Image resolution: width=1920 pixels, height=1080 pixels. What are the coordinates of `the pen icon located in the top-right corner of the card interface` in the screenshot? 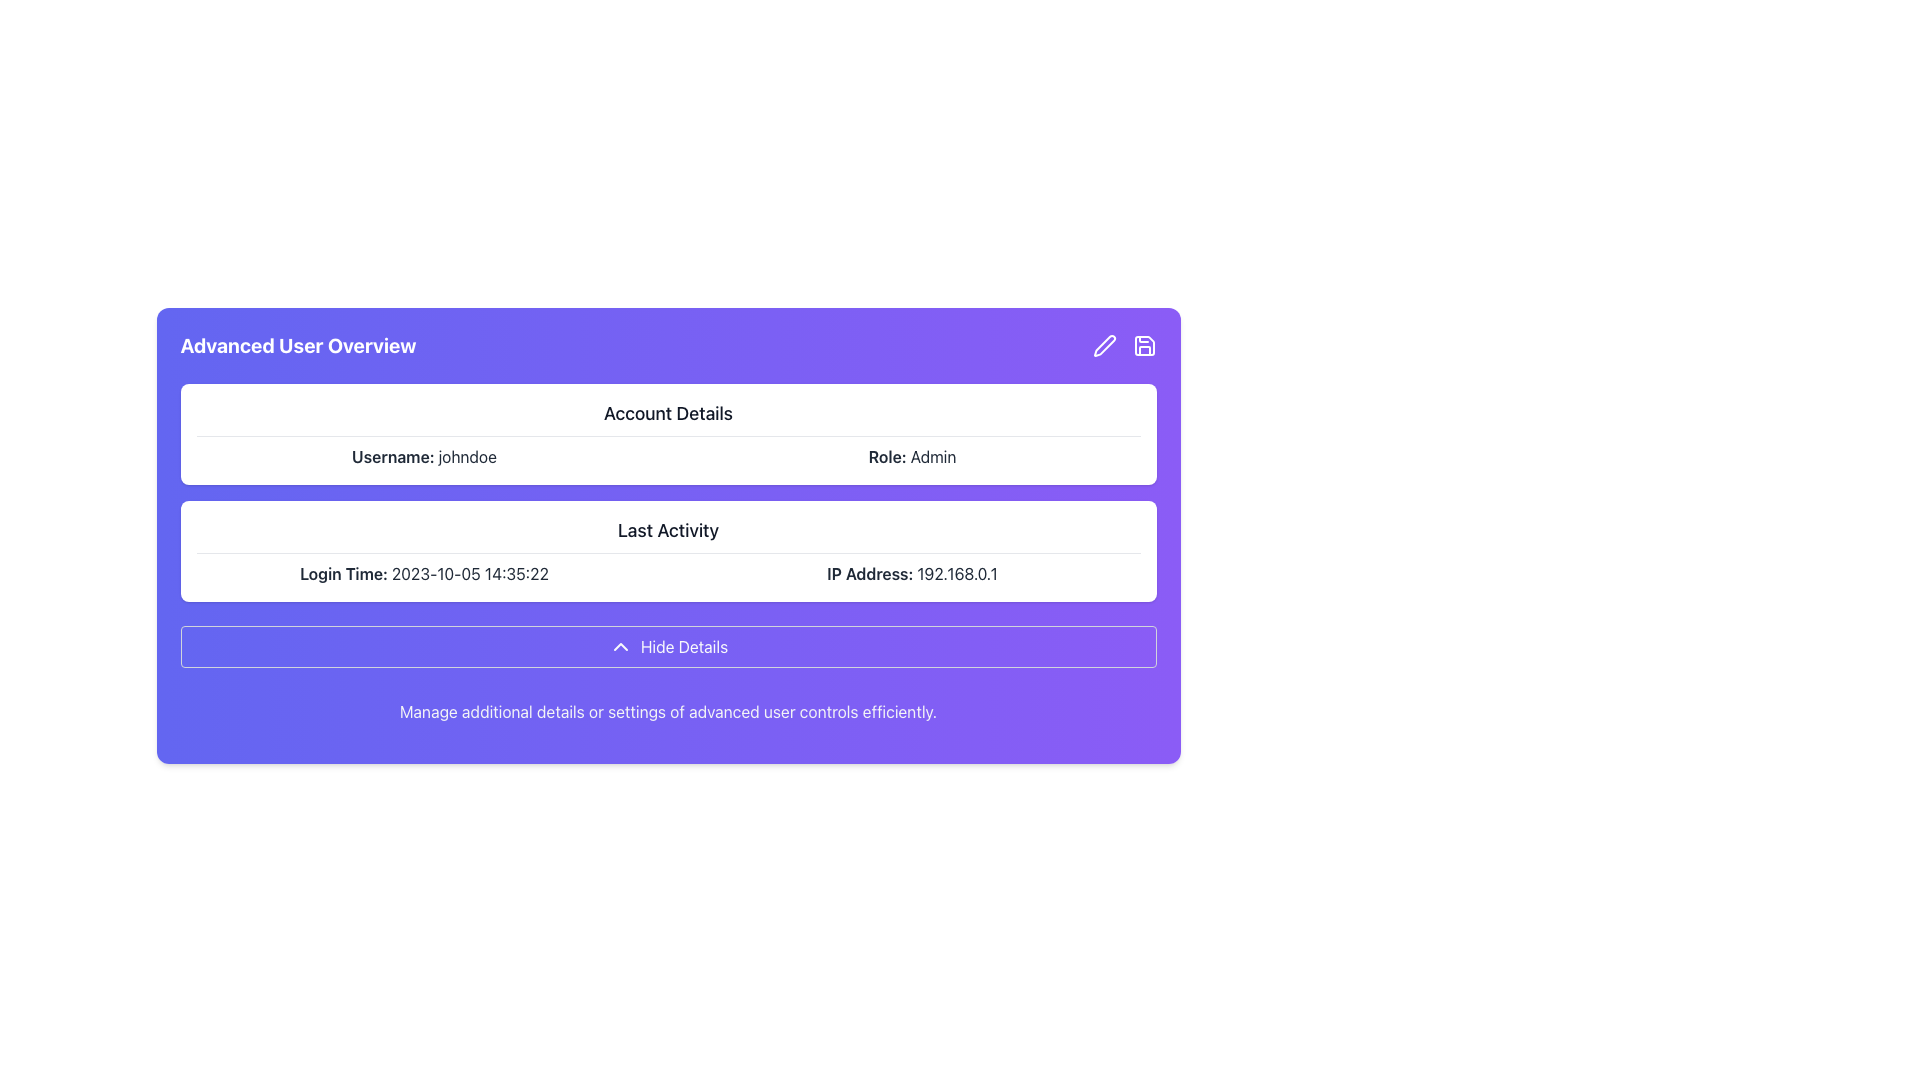 It's located at (1103, 345).